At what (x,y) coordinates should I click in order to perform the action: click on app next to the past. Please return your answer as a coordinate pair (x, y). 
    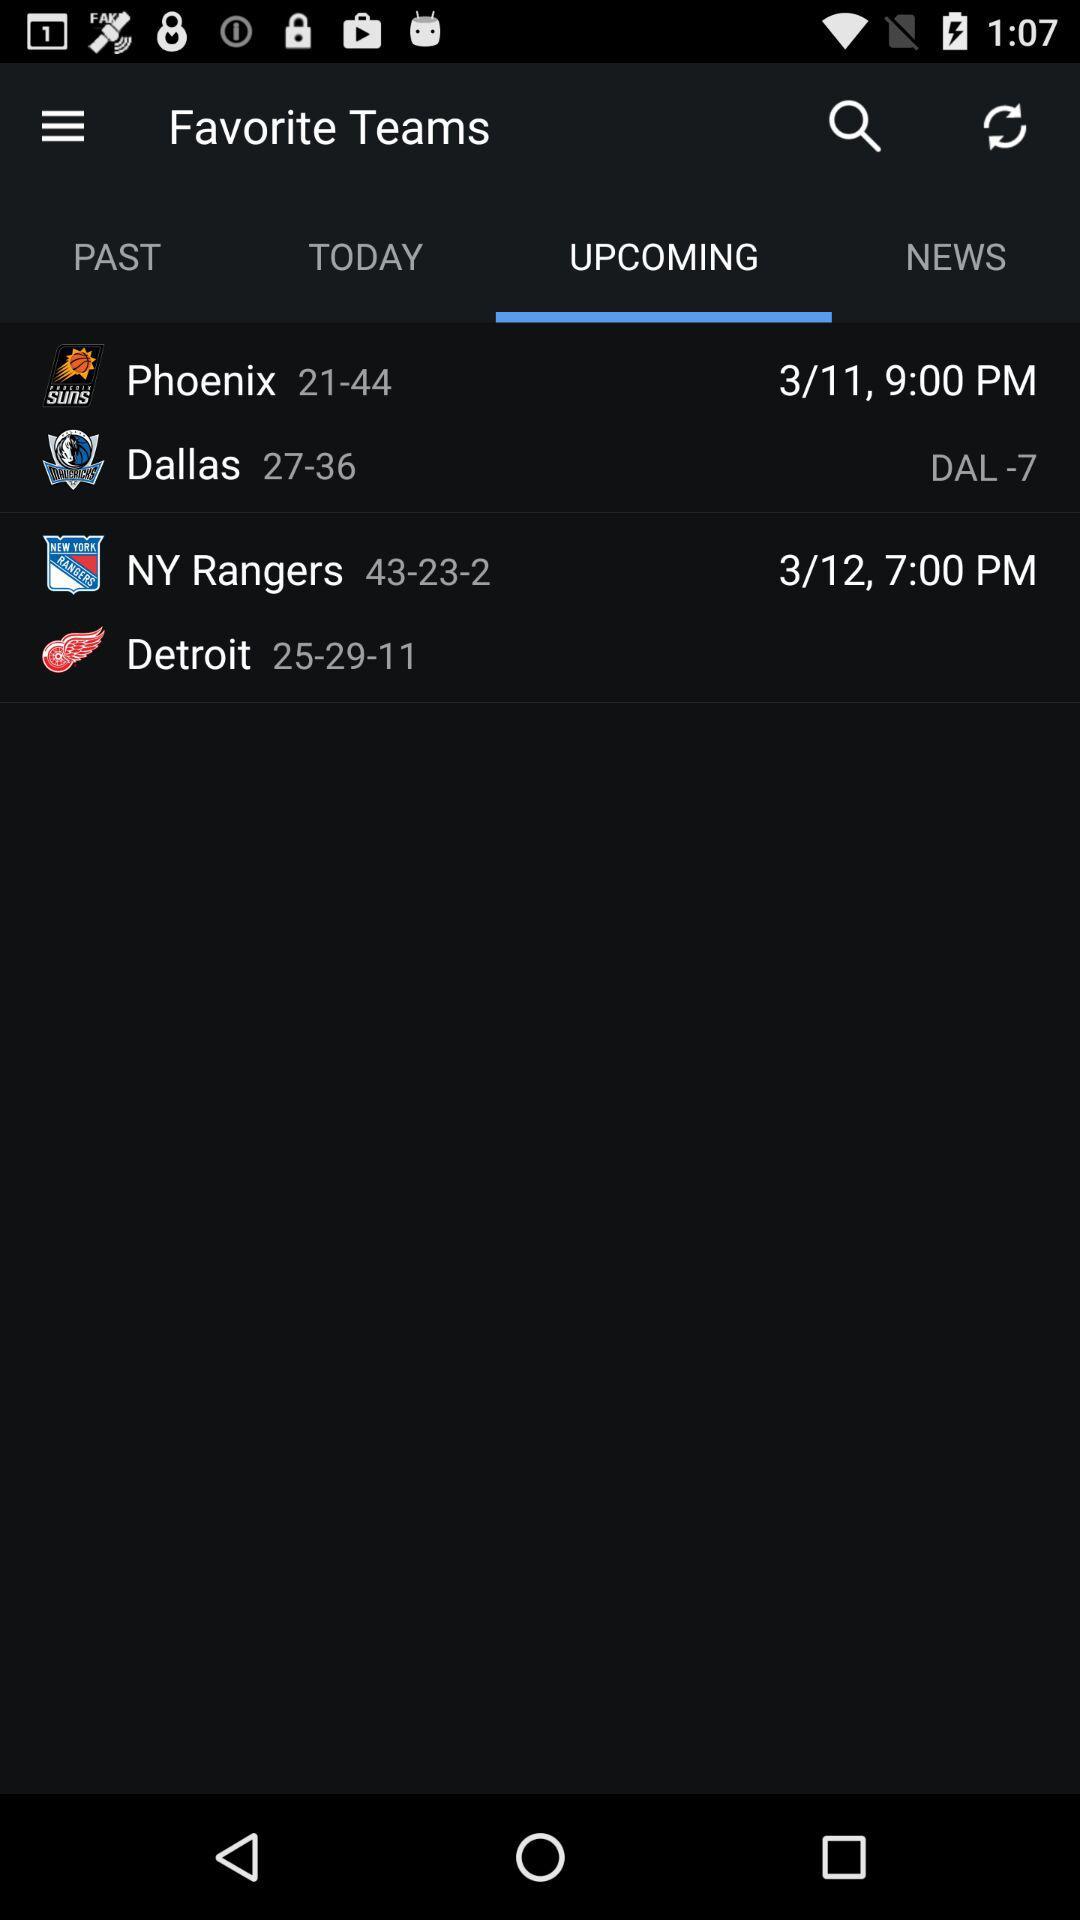
    Looking at the image, I should click on (365, 254).